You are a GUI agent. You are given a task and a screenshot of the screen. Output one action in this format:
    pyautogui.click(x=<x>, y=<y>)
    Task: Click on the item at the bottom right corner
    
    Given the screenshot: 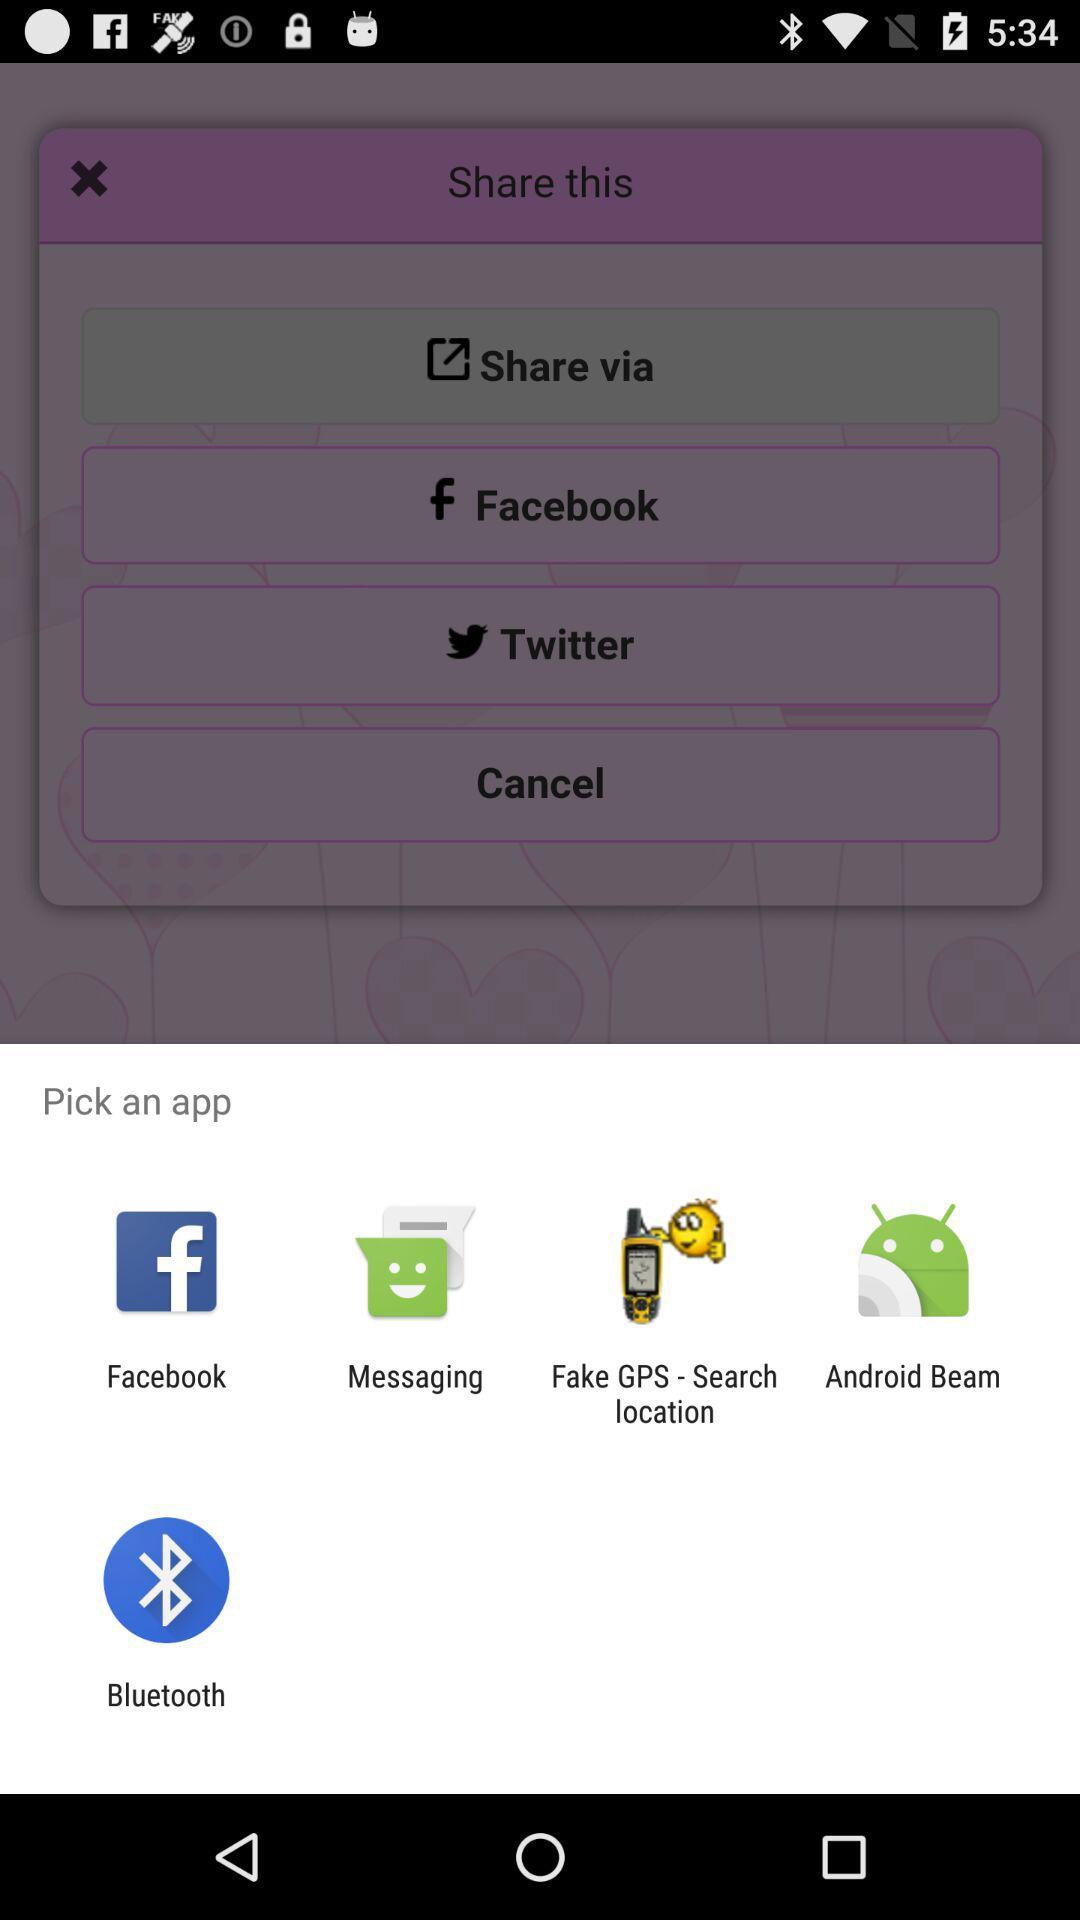 What is the action you would take?
    pyautogui.click(x=913, y=1392)
    